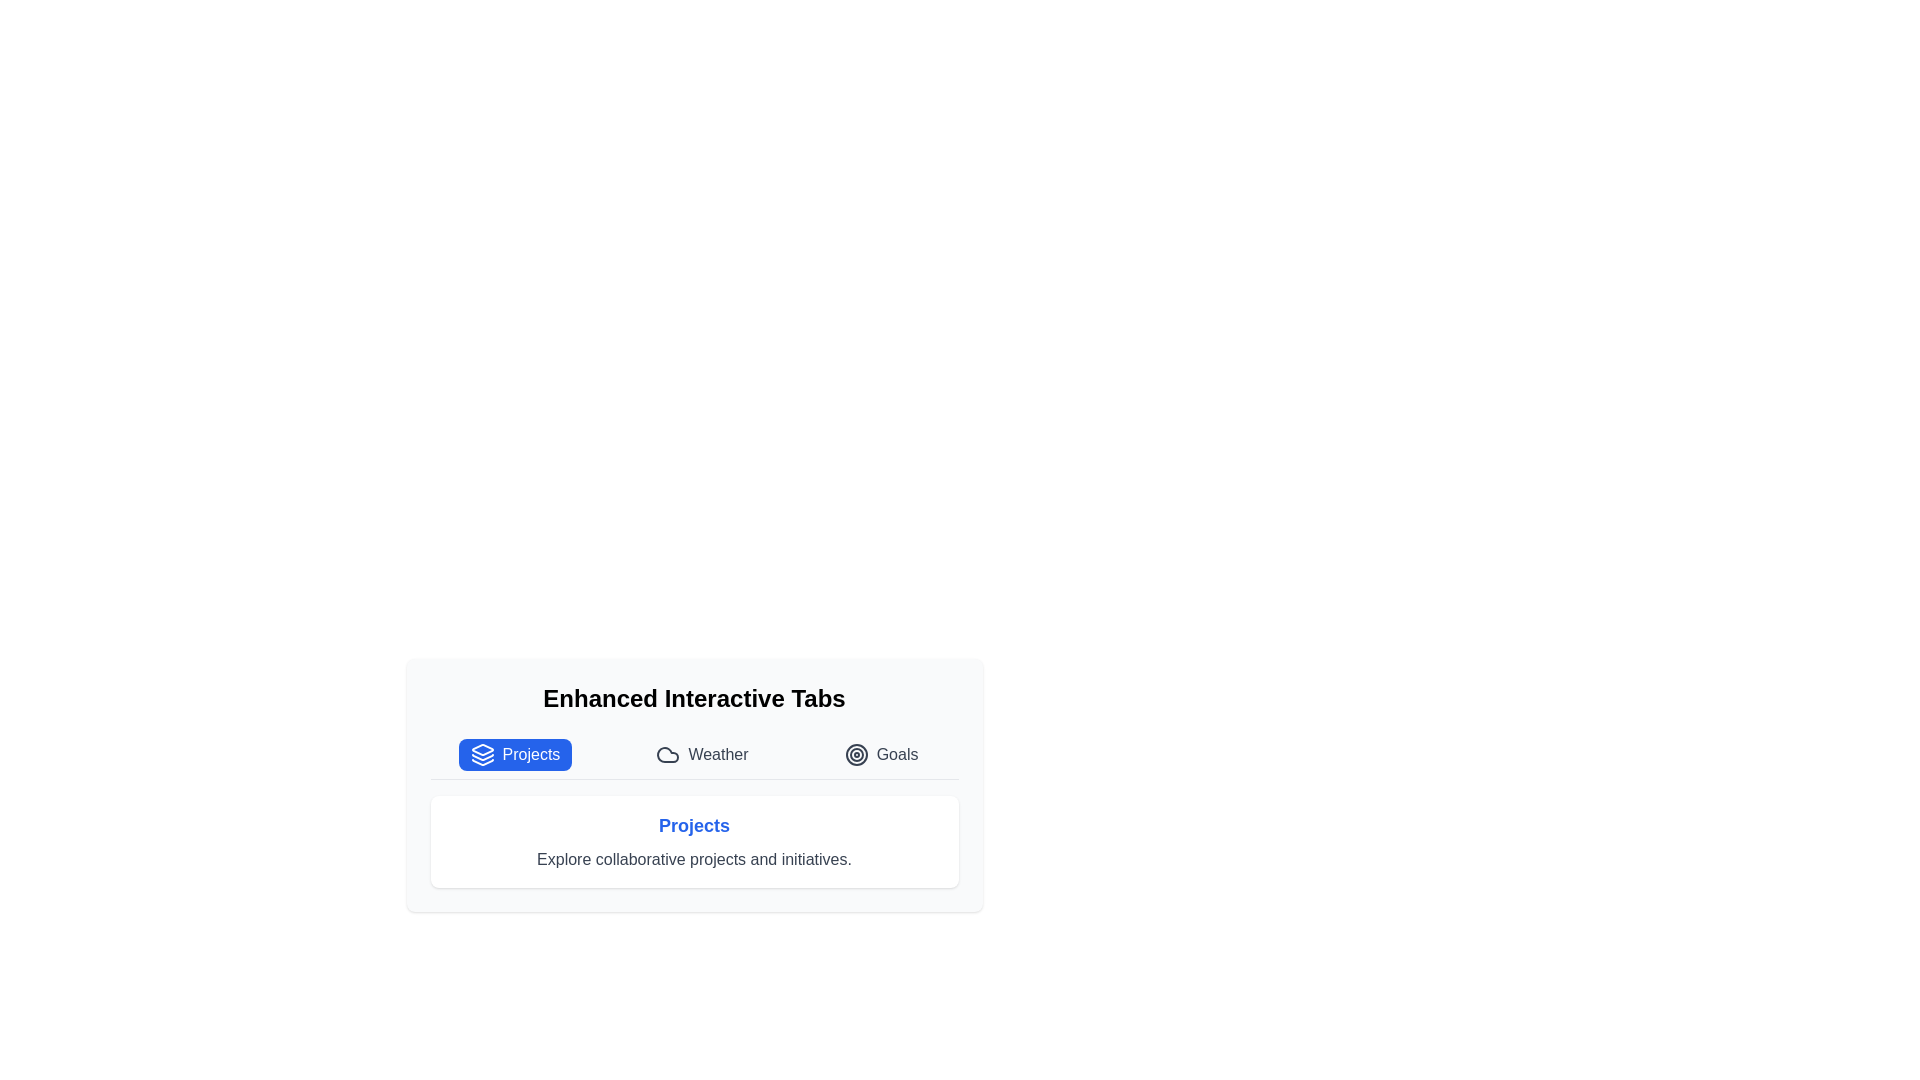 This screenshot has width=1920, height=1080. Describe the element at coordinates (701, 755) in the screenshot. I see `the Weather tab to activate it` at that location.